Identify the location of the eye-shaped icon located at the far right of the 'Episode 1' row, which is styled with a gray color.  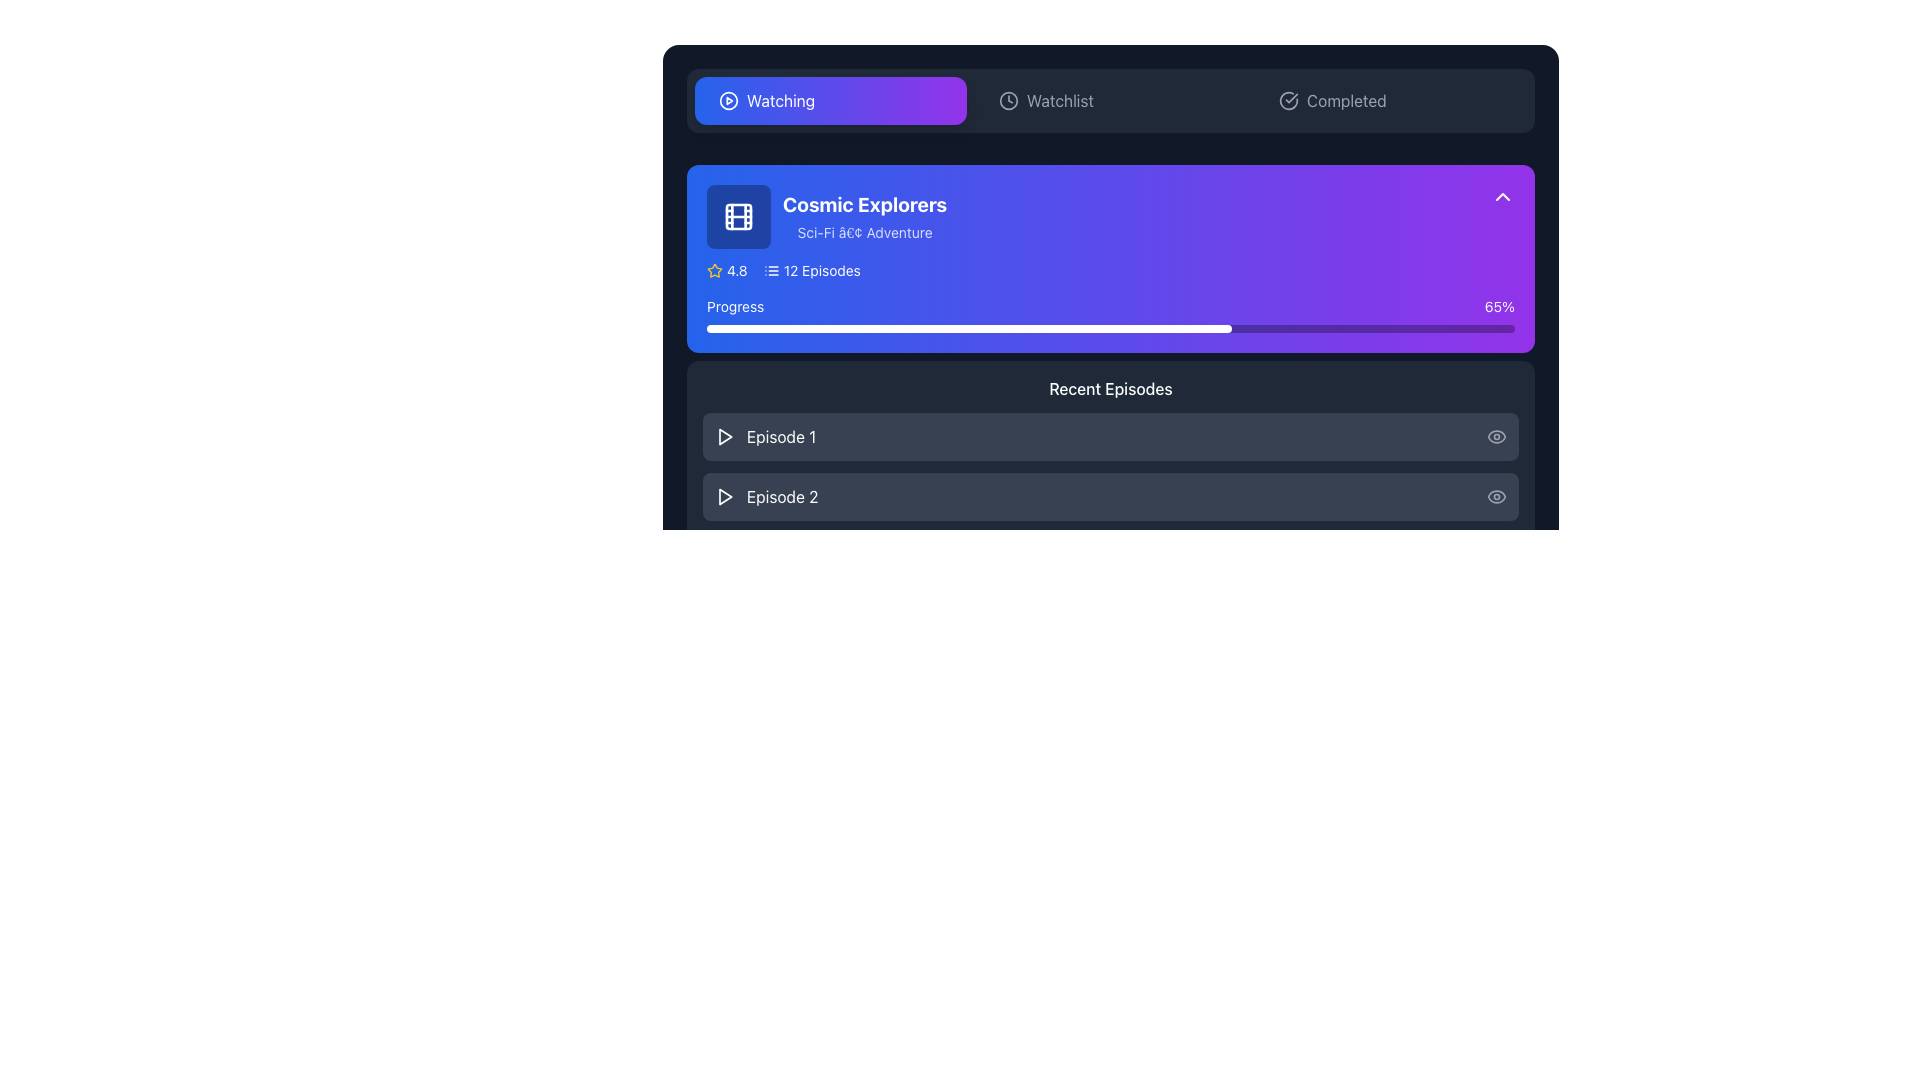
(1497, 435).